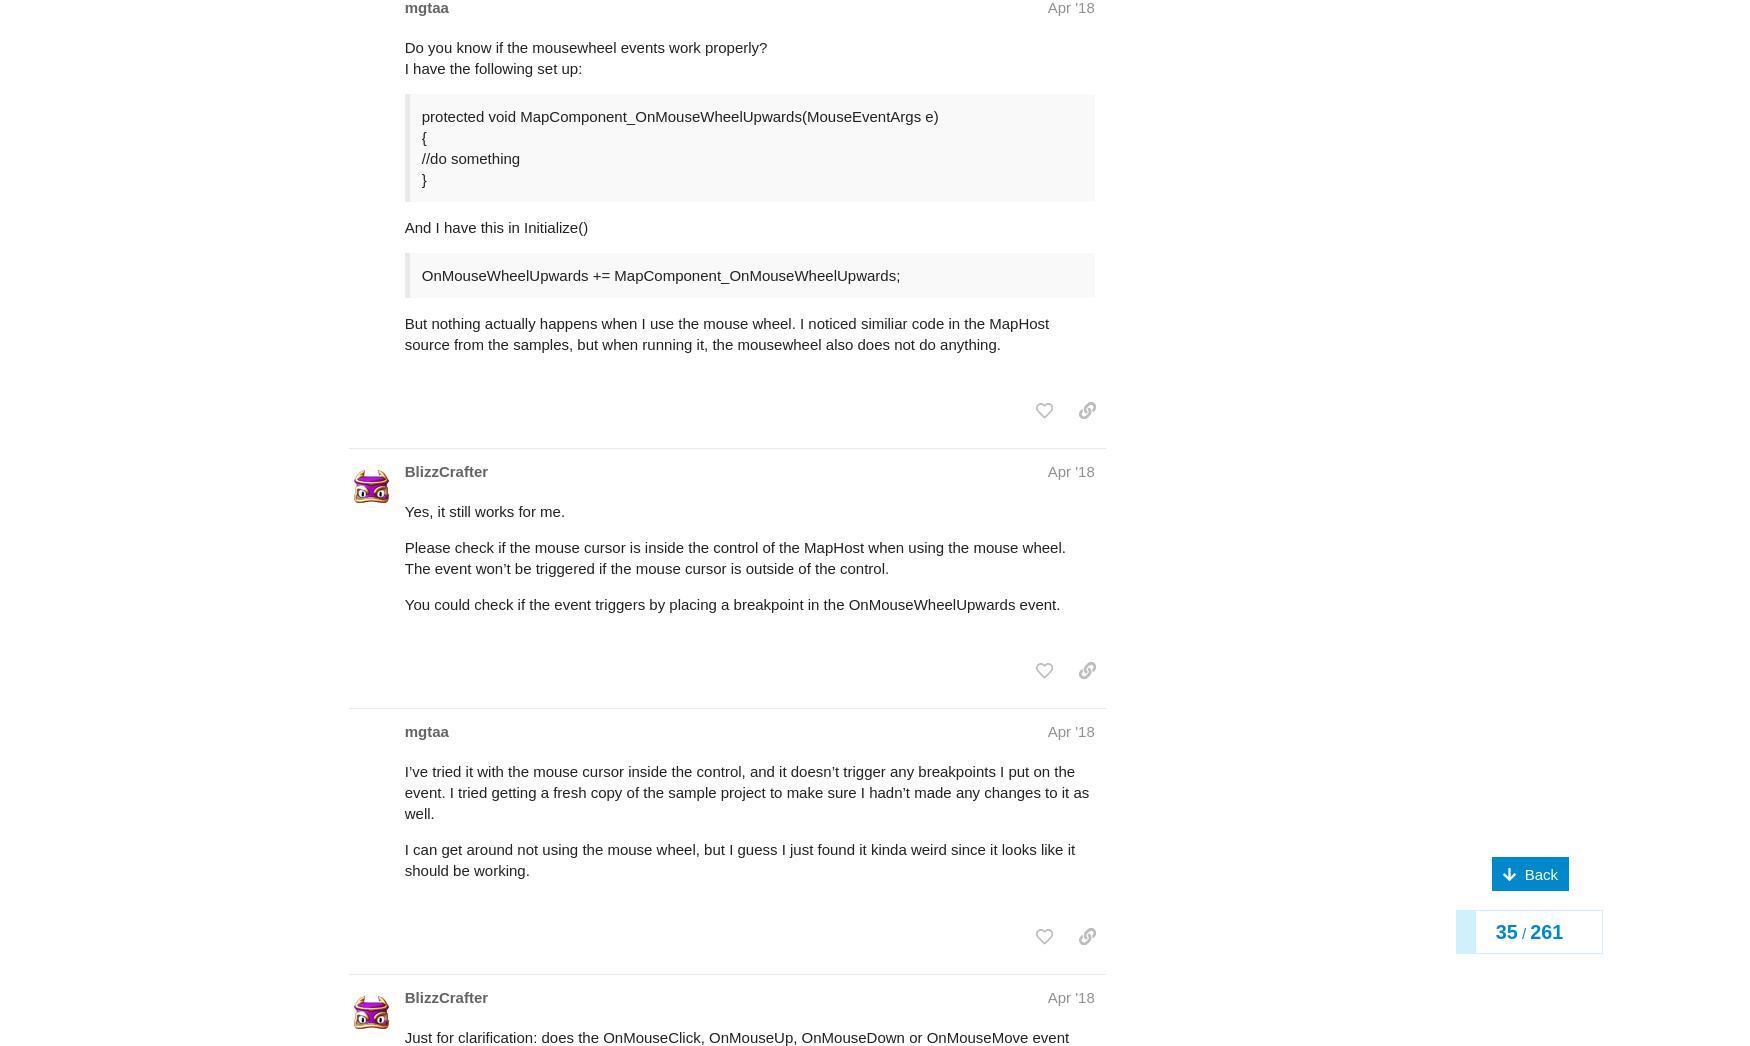 Image resolution: width=1750 pixels, height=1046 pixels. What do you see at coordinates (495, 147) in the screenshot?
I see `'And I have this in Initialize()'` at bounding box center [495, 147].